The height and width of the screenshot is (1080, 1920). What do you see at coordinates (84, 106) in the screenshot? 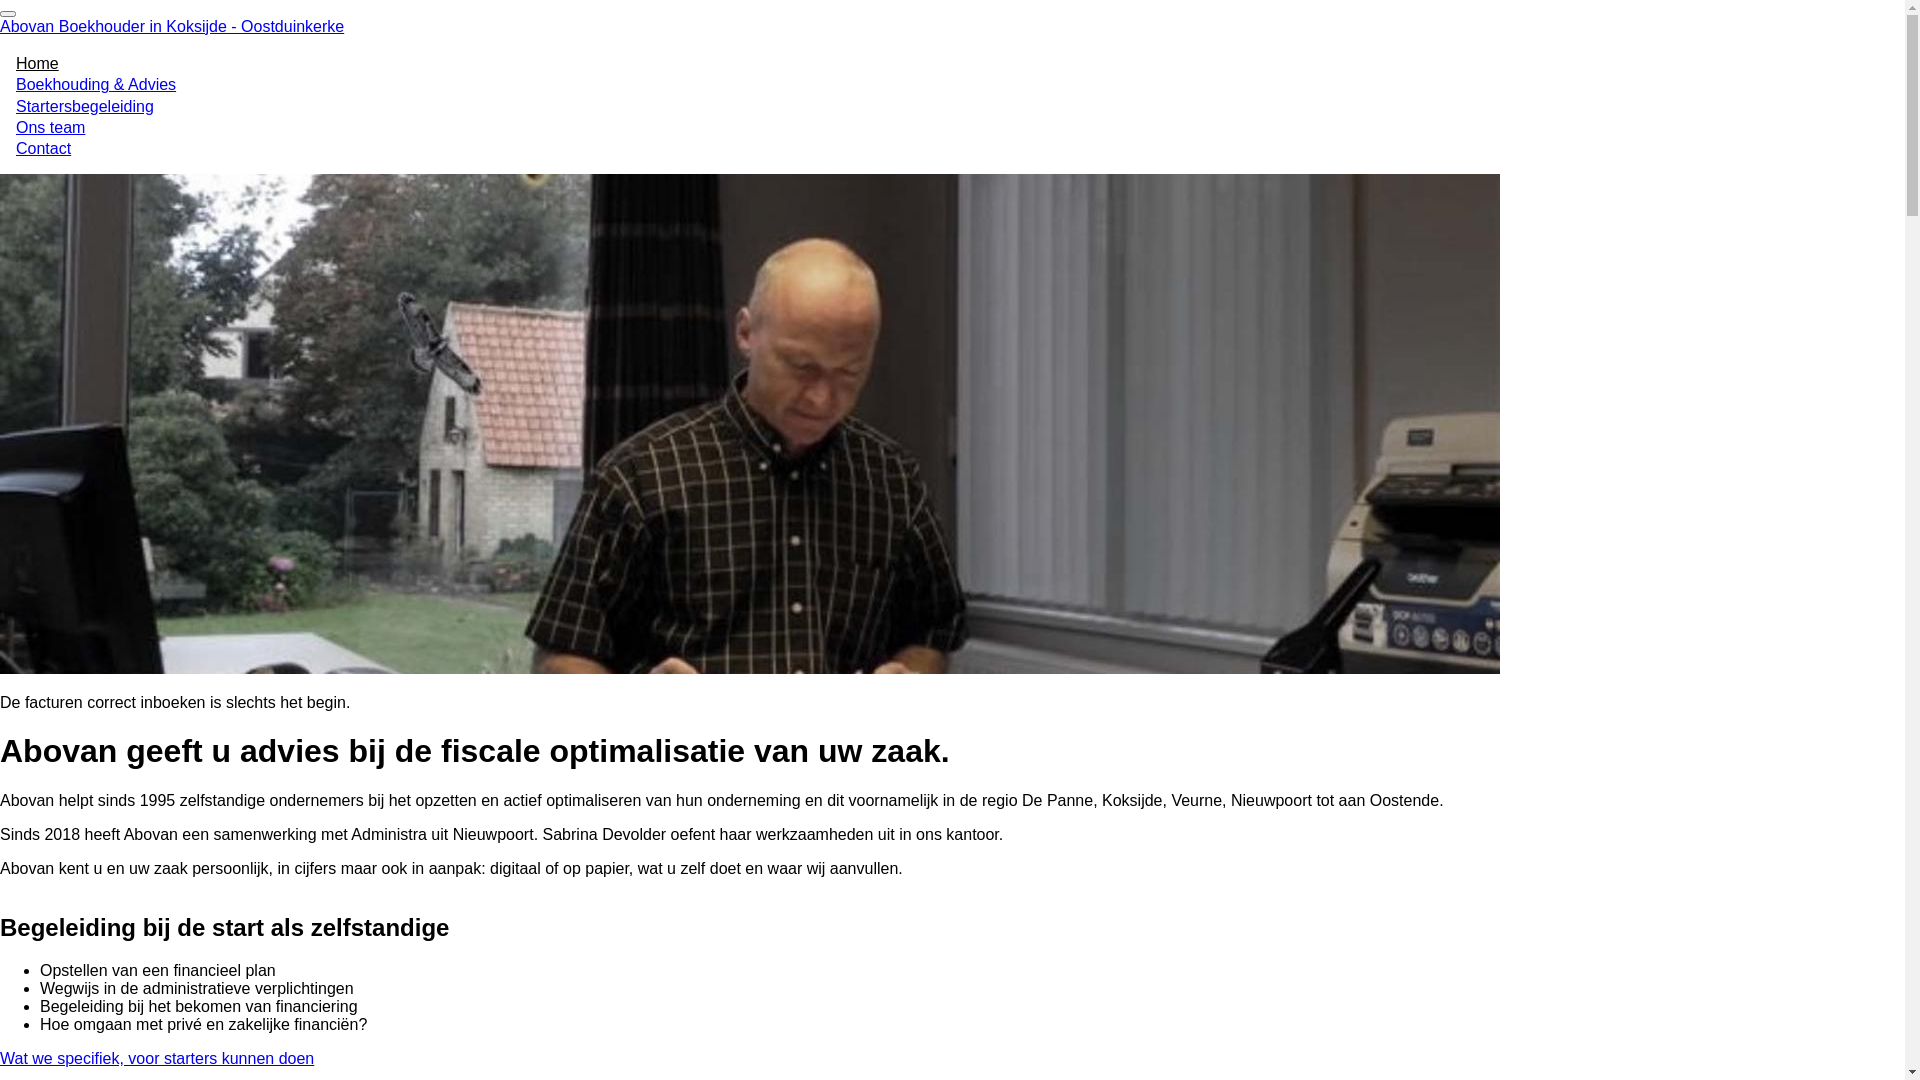
I see `'Startersbegeleiding'` at bounding box center [84, 106].